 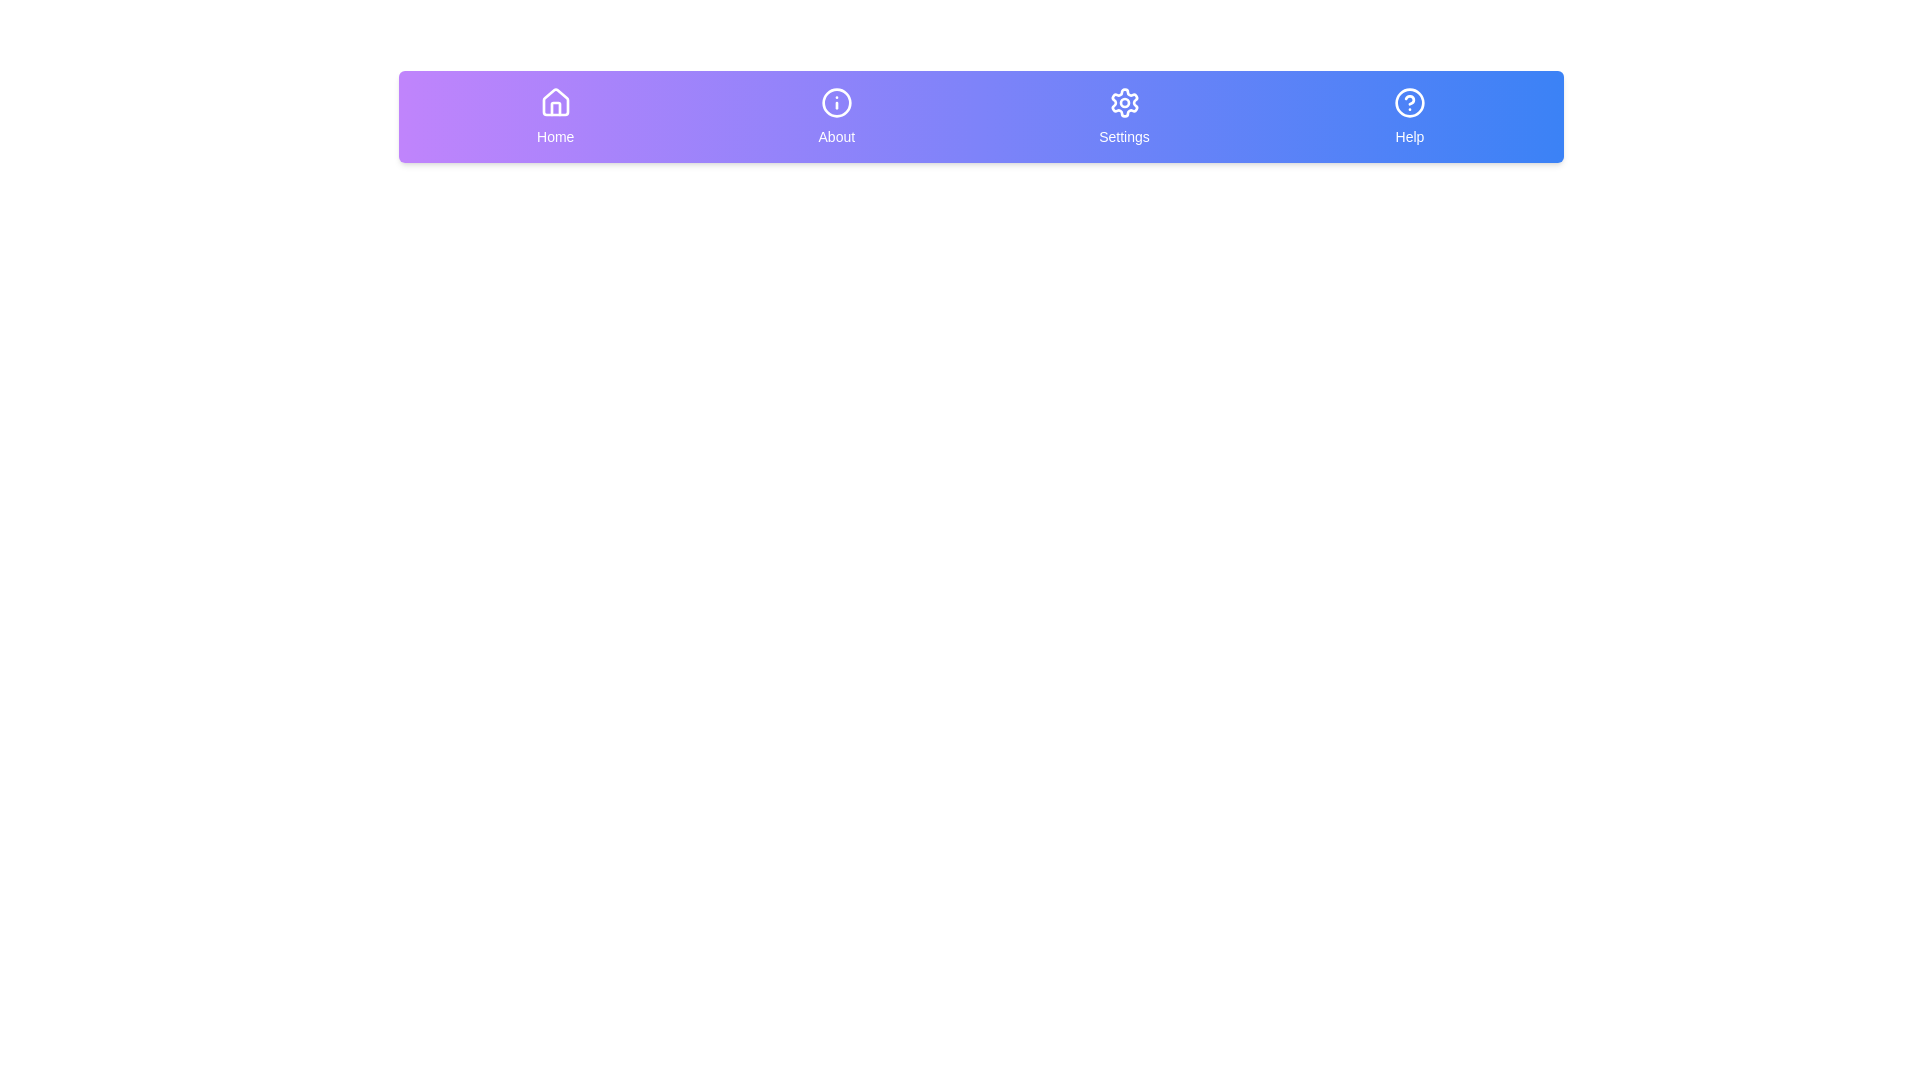 What do you see at coordinates (836, 103) in the screenshot?
I see `the 'About' icon in the navigation bar, which serves as the visual indicator for the informational page` at bounding box center [836, 103].